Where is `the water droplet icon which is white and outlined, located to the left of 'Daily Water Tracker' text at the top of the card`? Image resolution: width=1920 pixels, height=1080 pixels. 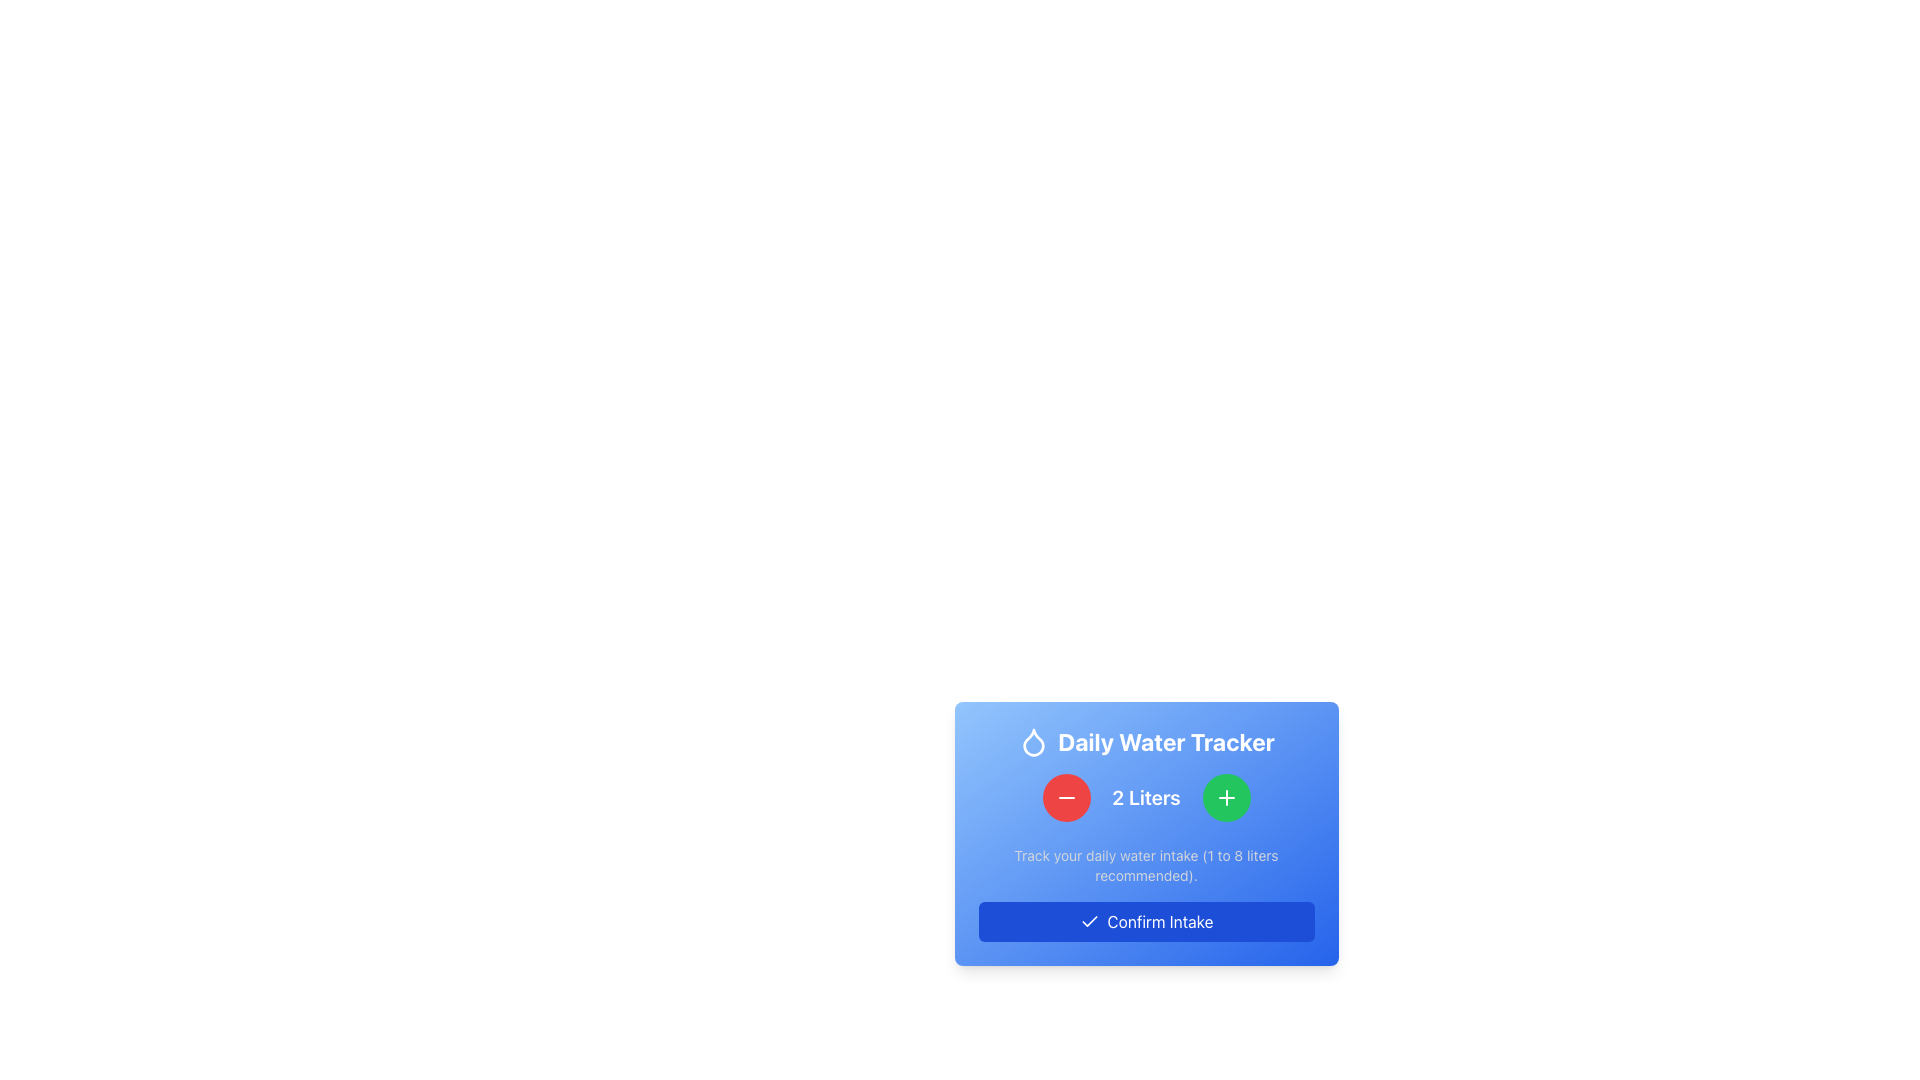 the water droplet icon which is white and outlined, located to the left of 'Daily Water Tracker' text at the top of the card is located at coordinates (1034, 741).